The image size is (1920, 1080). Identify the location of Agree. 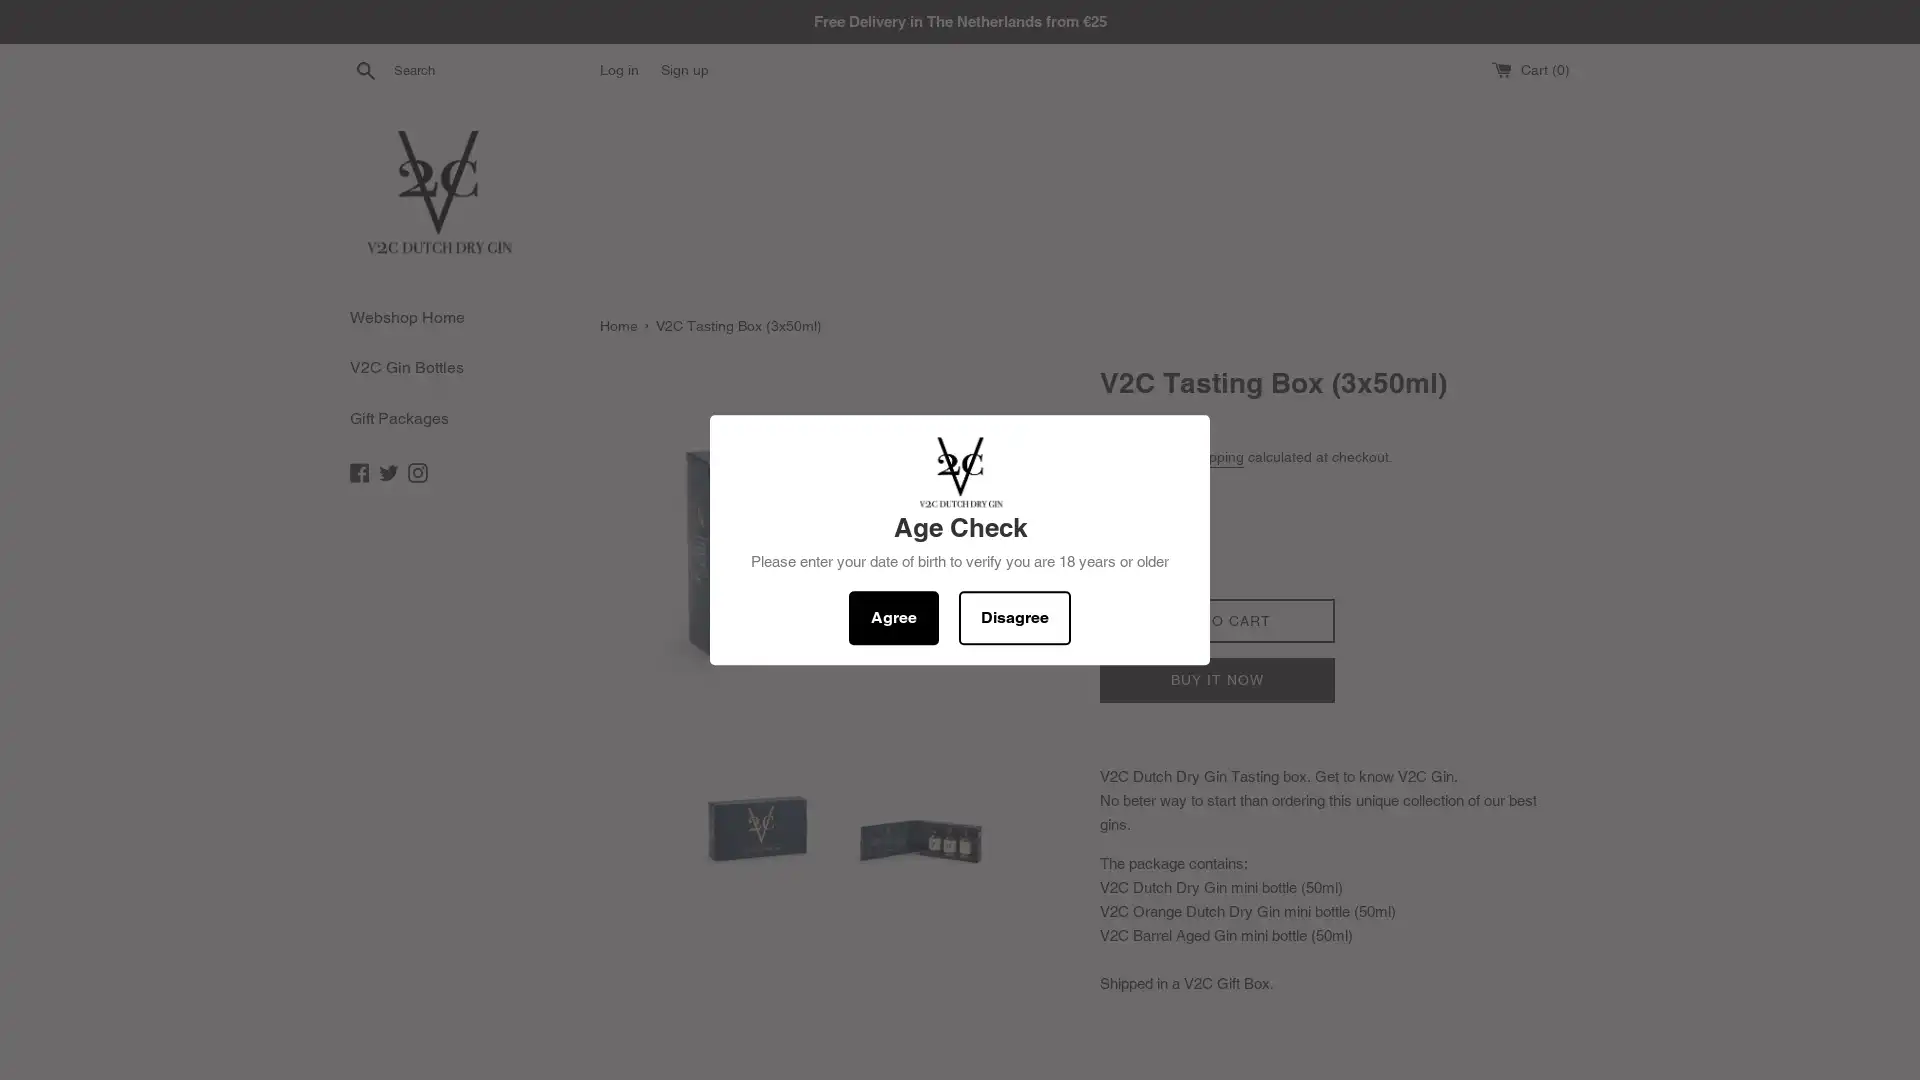
(892, 616).